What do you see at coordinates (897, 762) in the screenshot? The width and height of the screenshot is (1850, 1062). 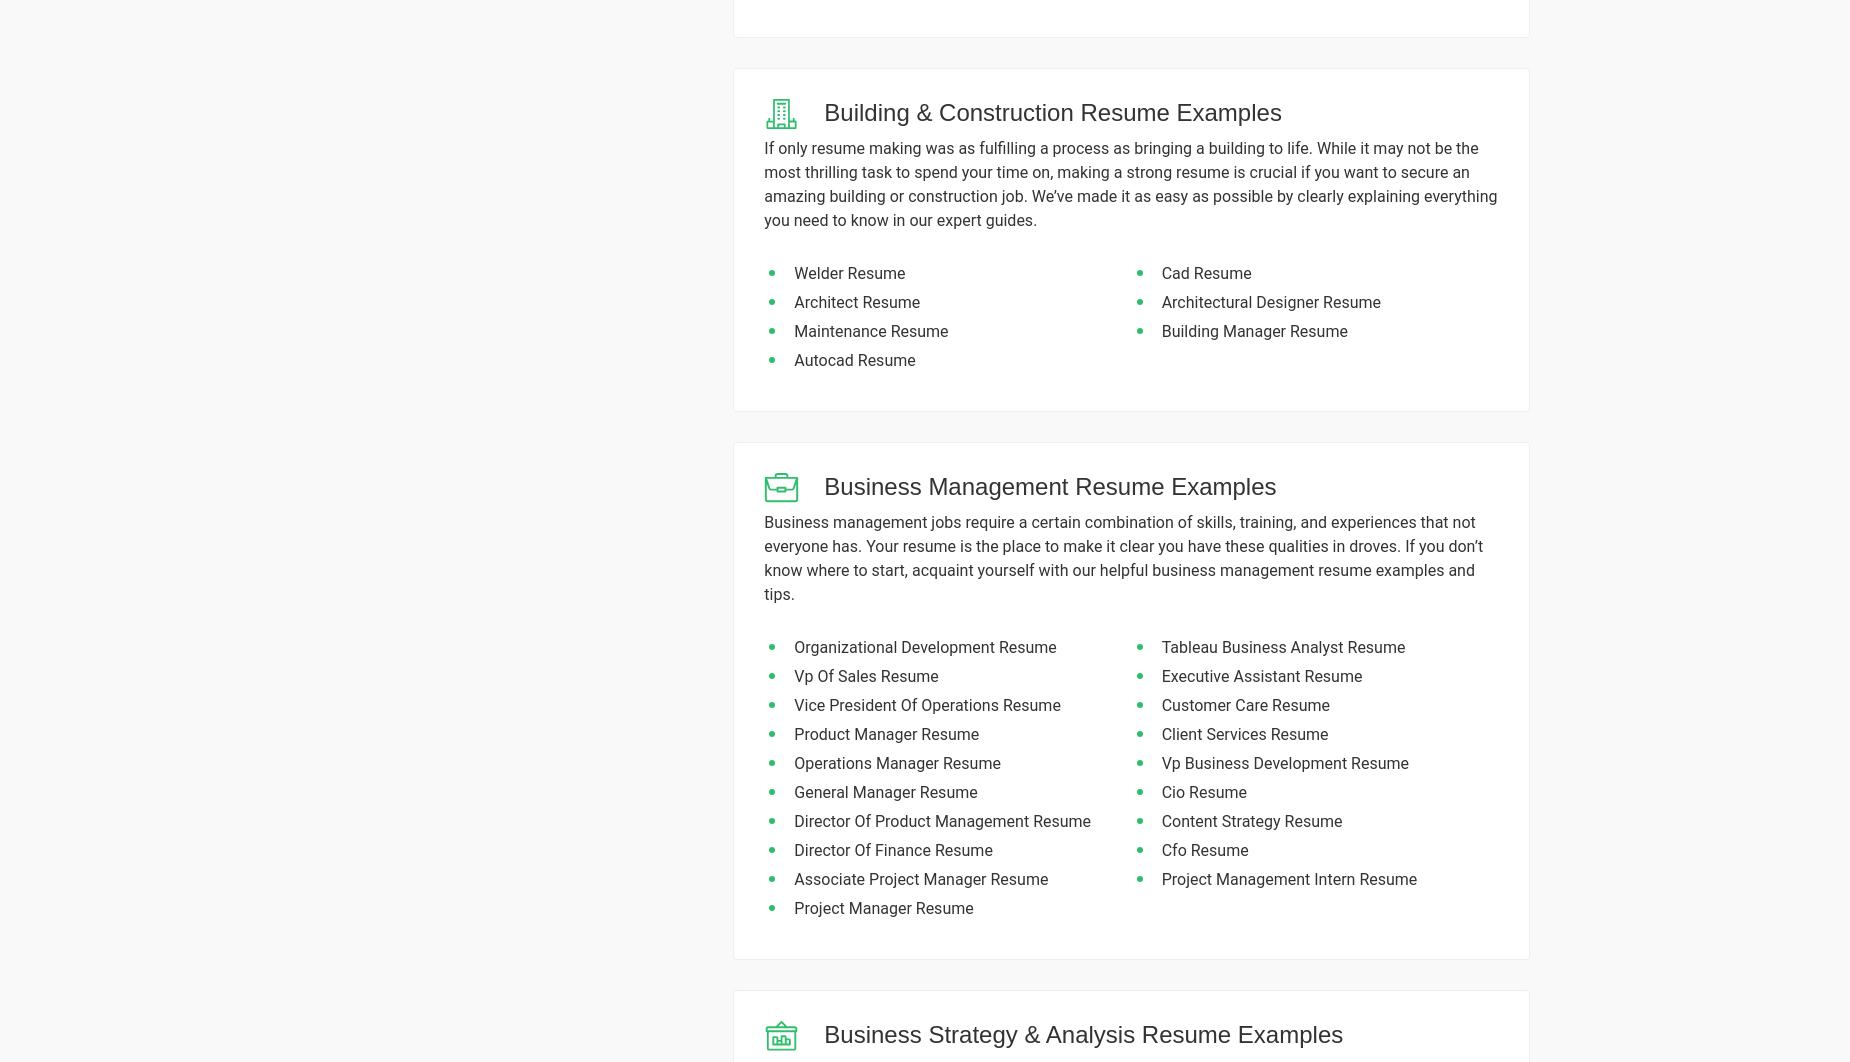 I see `'Operations Manager Resume'` at bounding box center [897, 762].